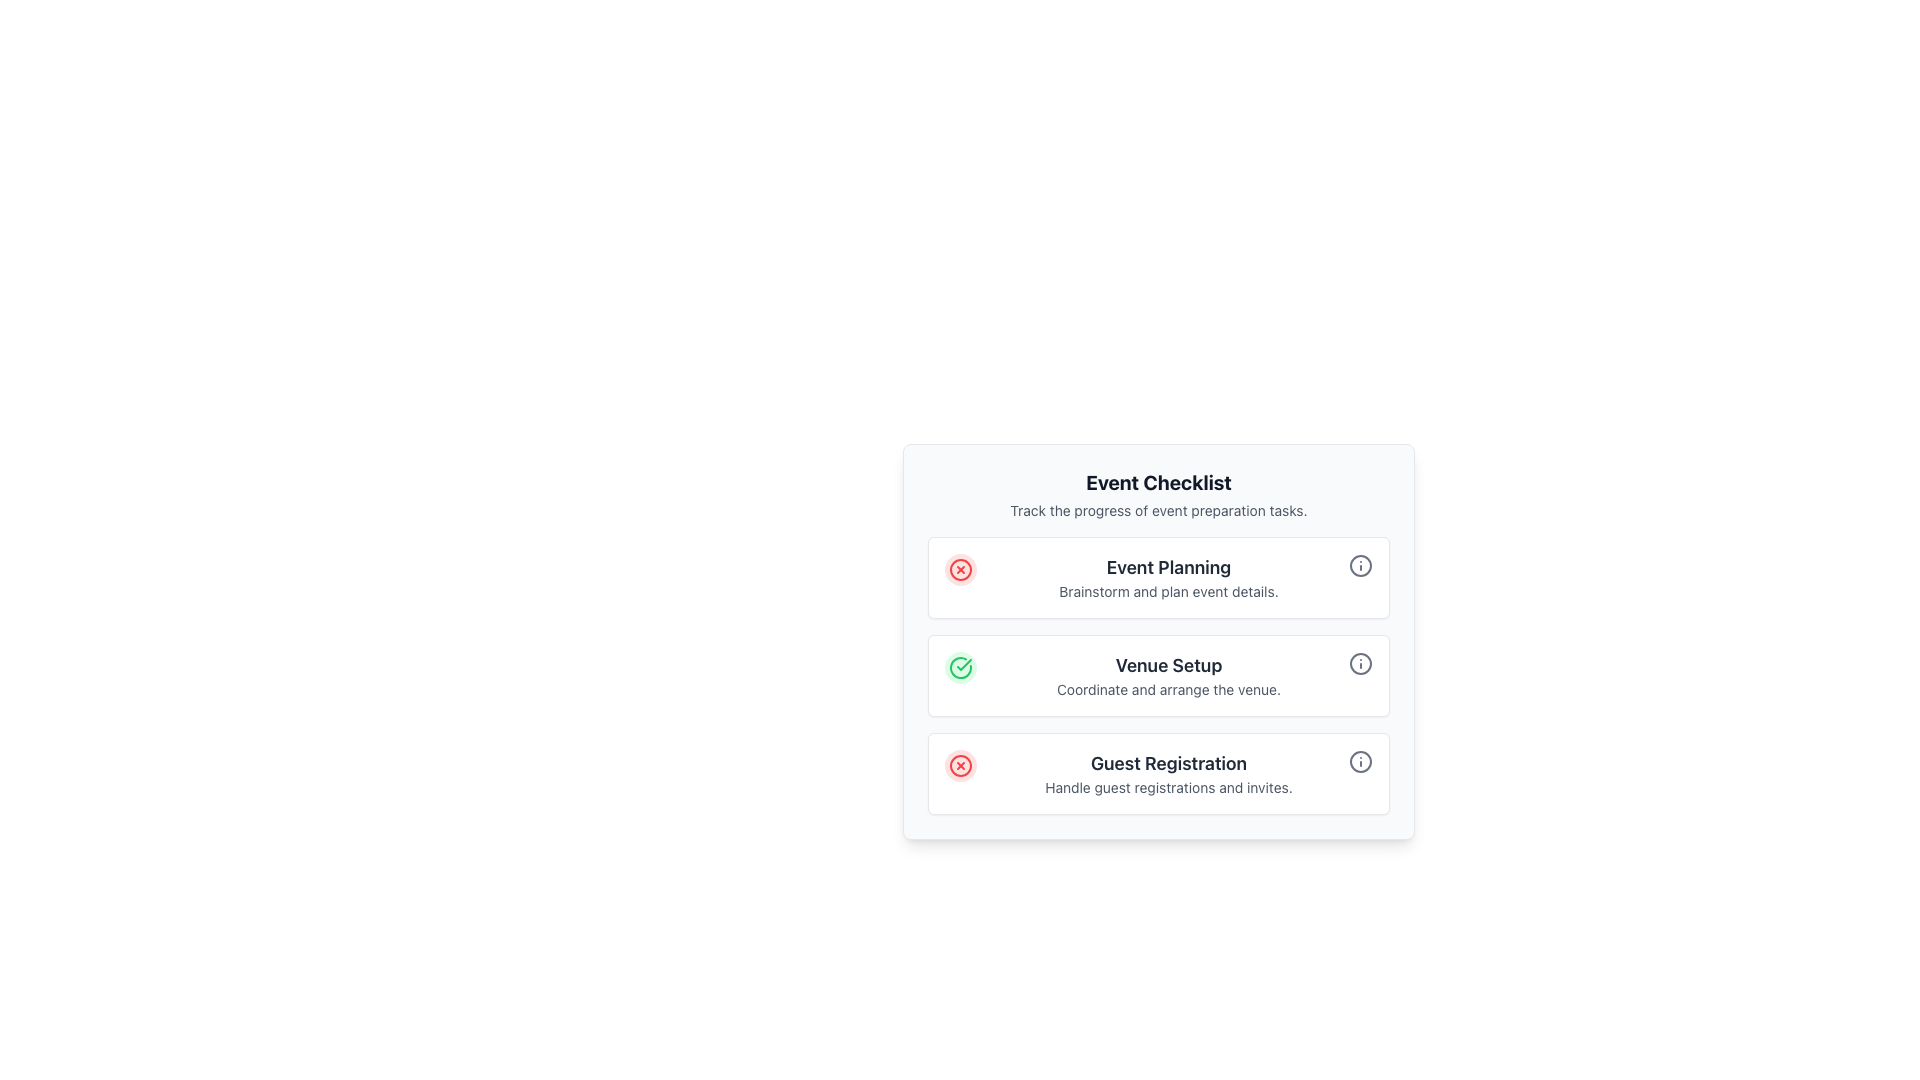 Image resolution: width=1920 pixels, height=1080 pixels. I want to click on the text label that reads 'Handle guest registrations and invites.' located beneath the 'Guest Registration' heading within the 'Event Checklist.', so click(1169, 786).